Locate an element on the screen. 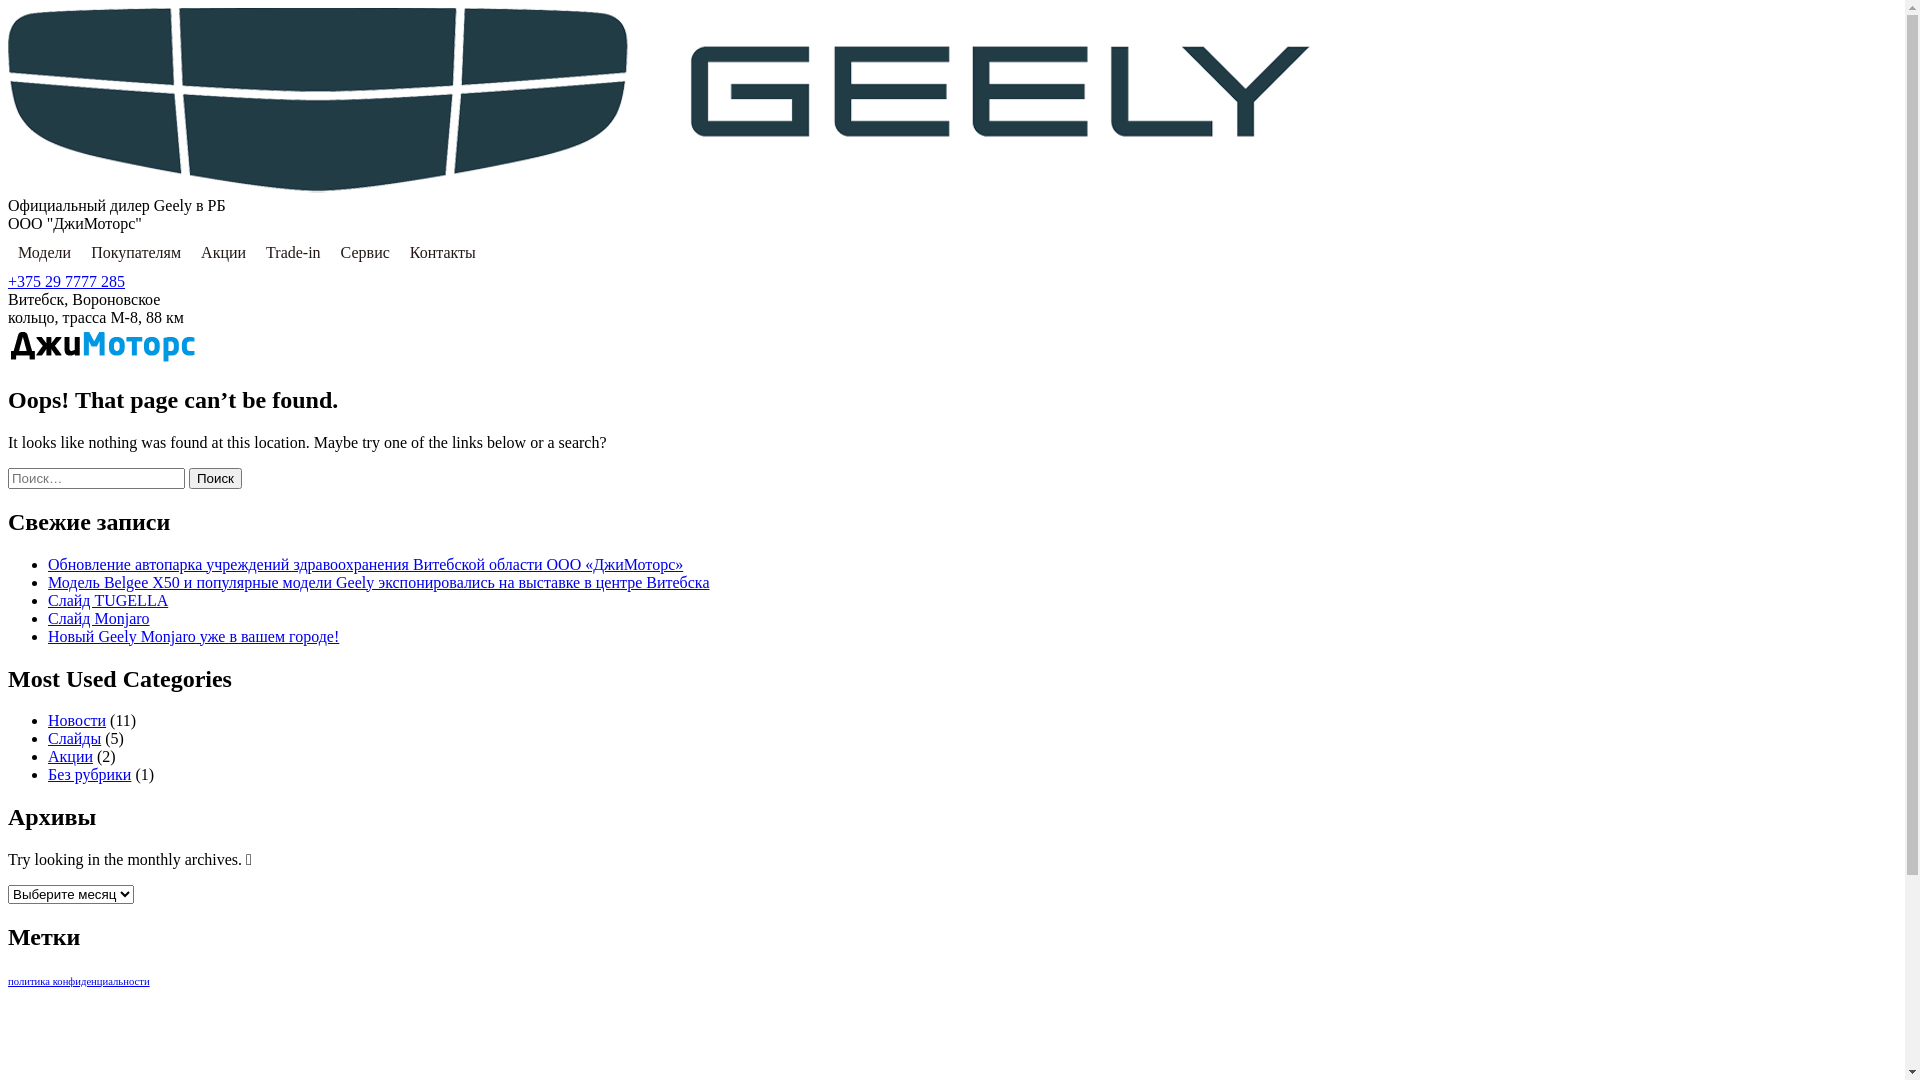 This screenshot has height=1080, width=1920. '+375 29 7777 285' is located at coordinates (66, 281).